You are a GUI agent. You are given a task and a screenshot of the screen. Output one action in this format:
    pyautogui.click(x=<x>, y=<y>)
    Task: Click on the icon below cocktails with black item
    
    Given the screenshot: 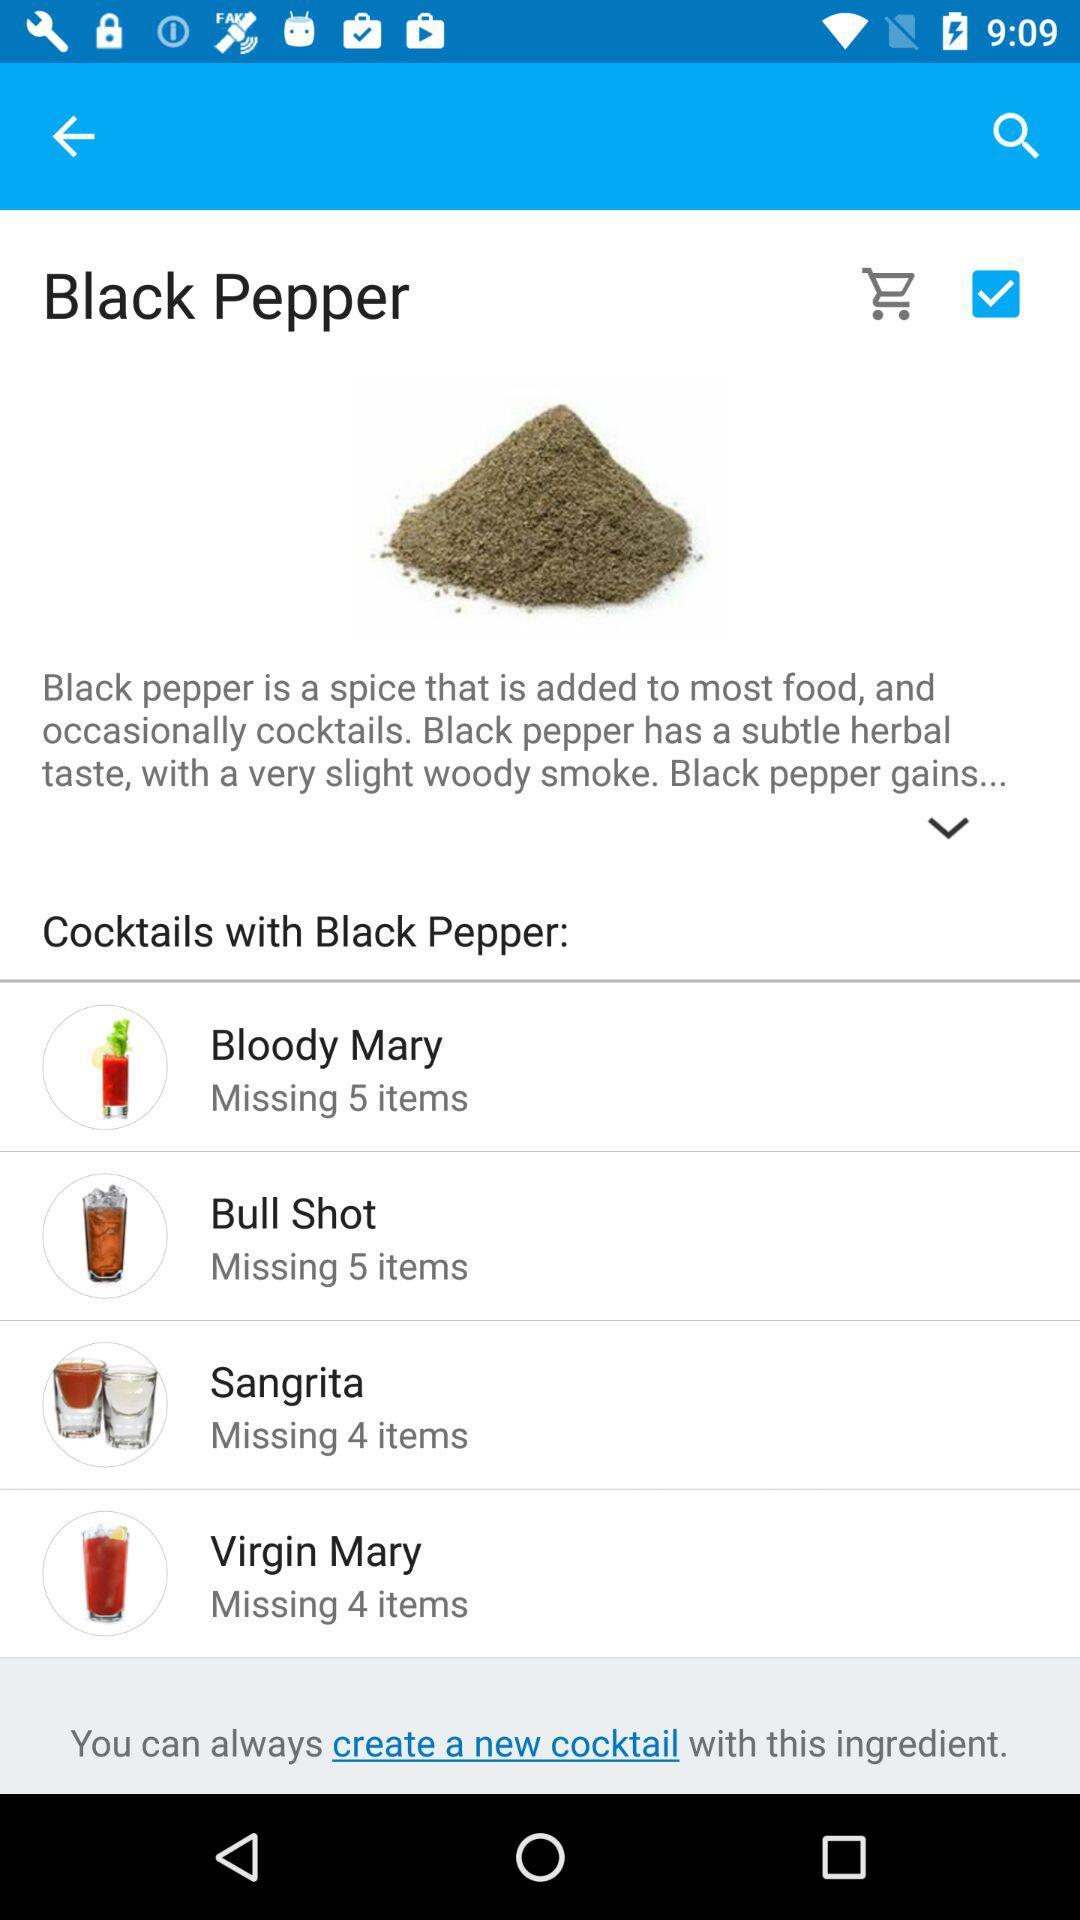 What is the action you would take?
    pyautogui.click(x=540, y=980)
    